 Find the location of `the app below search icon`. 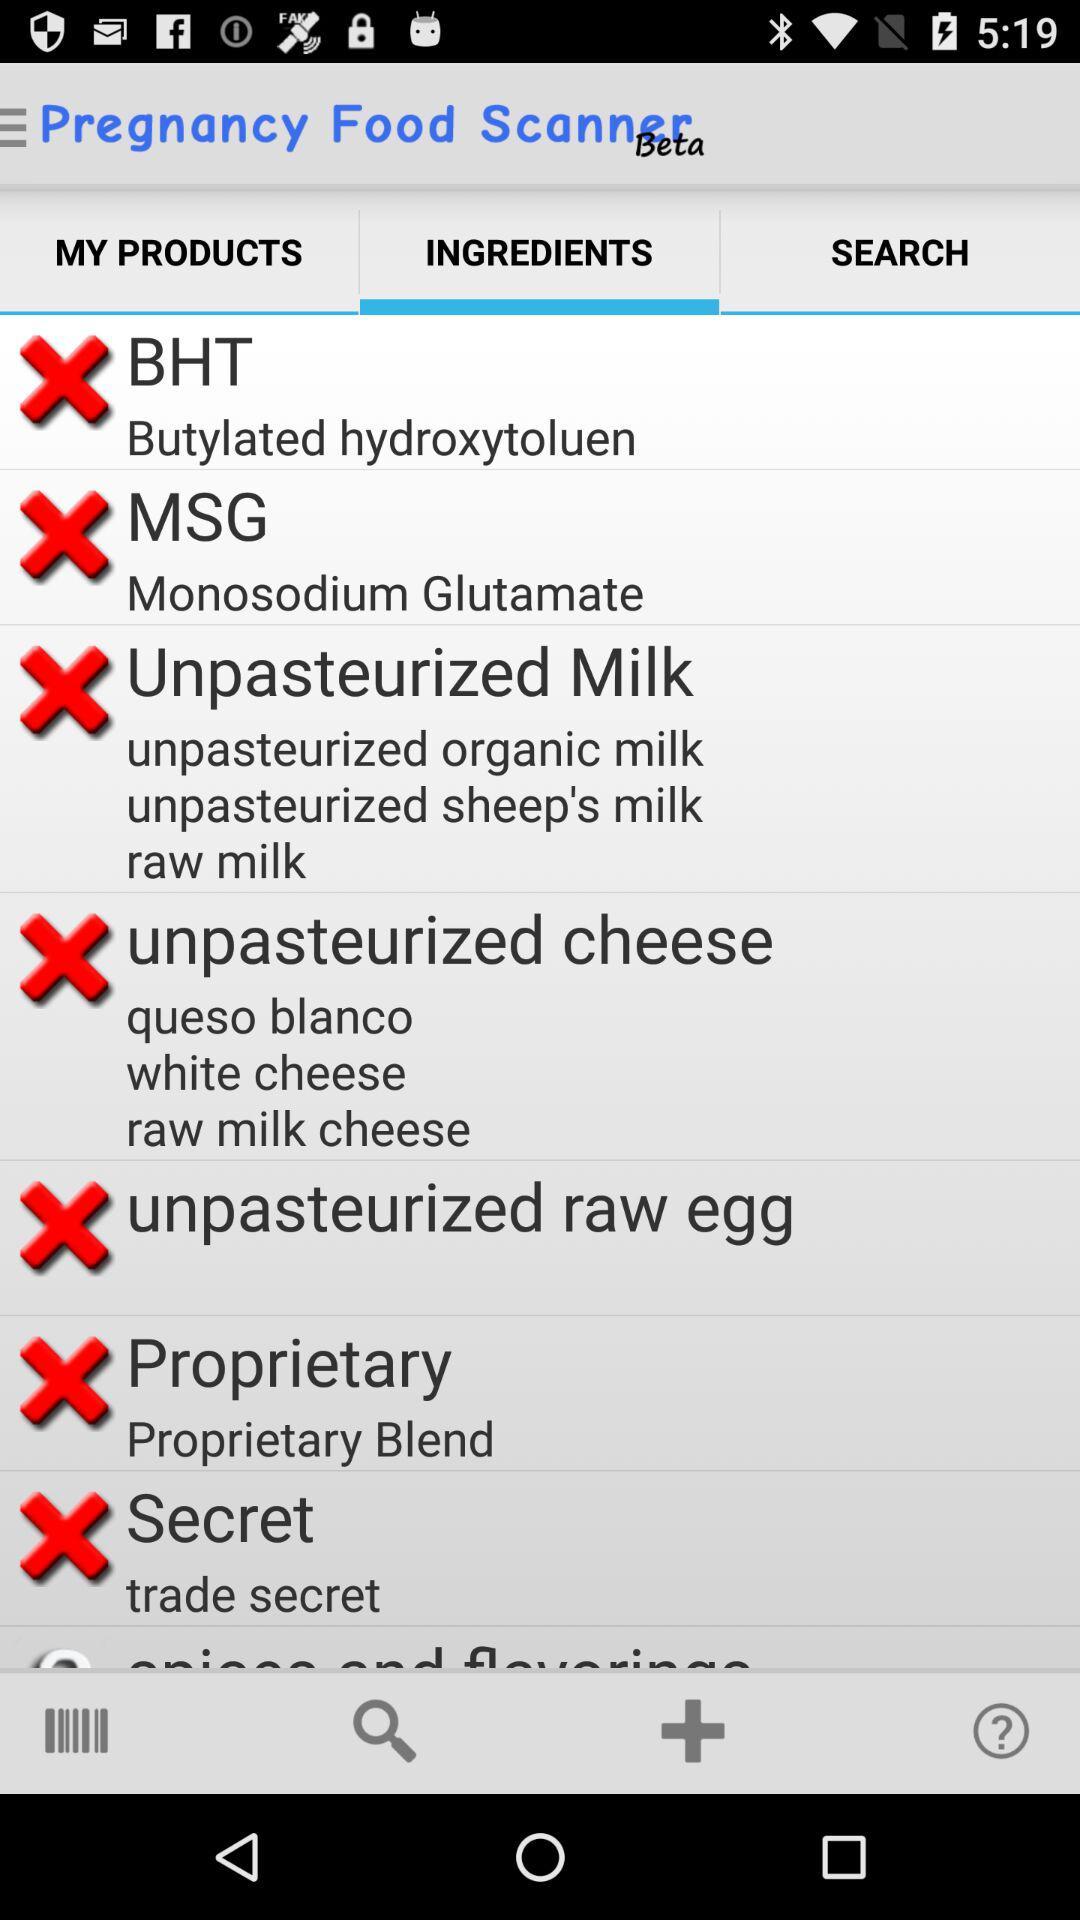

the app below search icon is located at coordinates (1001, 1730).